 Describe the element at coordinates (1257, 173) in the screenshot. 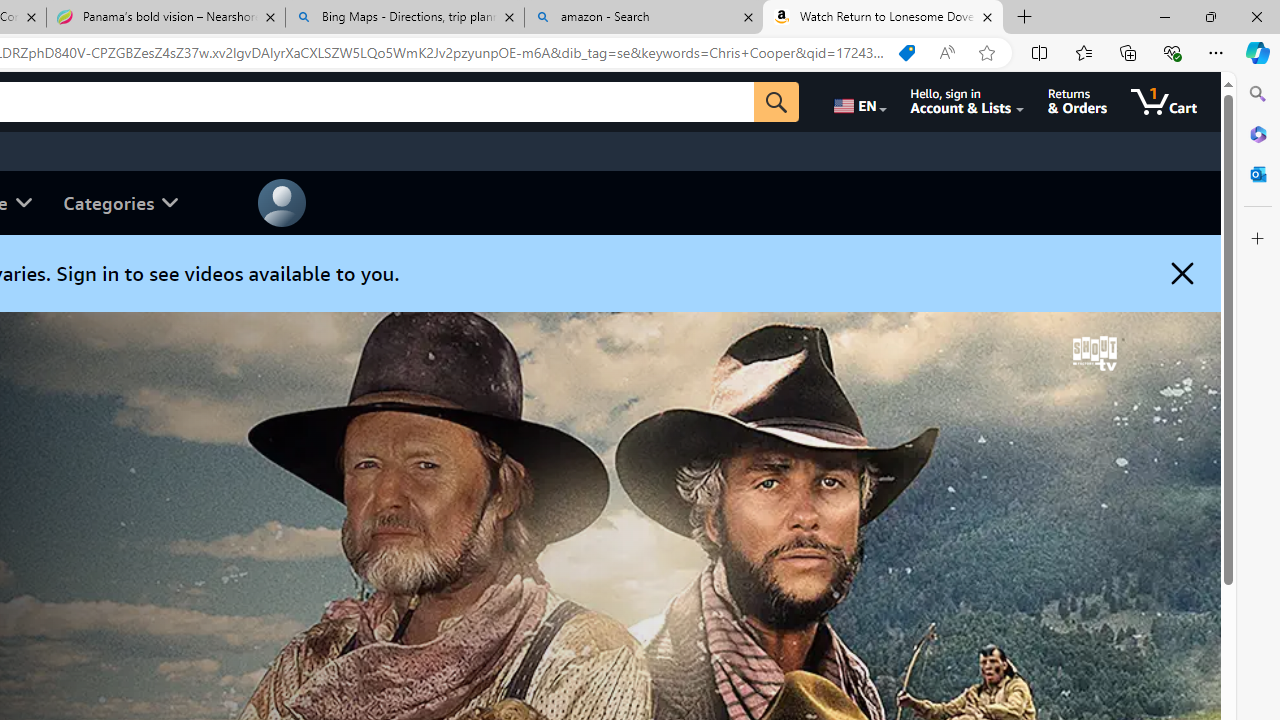

I see `'Outlook'` at that location.